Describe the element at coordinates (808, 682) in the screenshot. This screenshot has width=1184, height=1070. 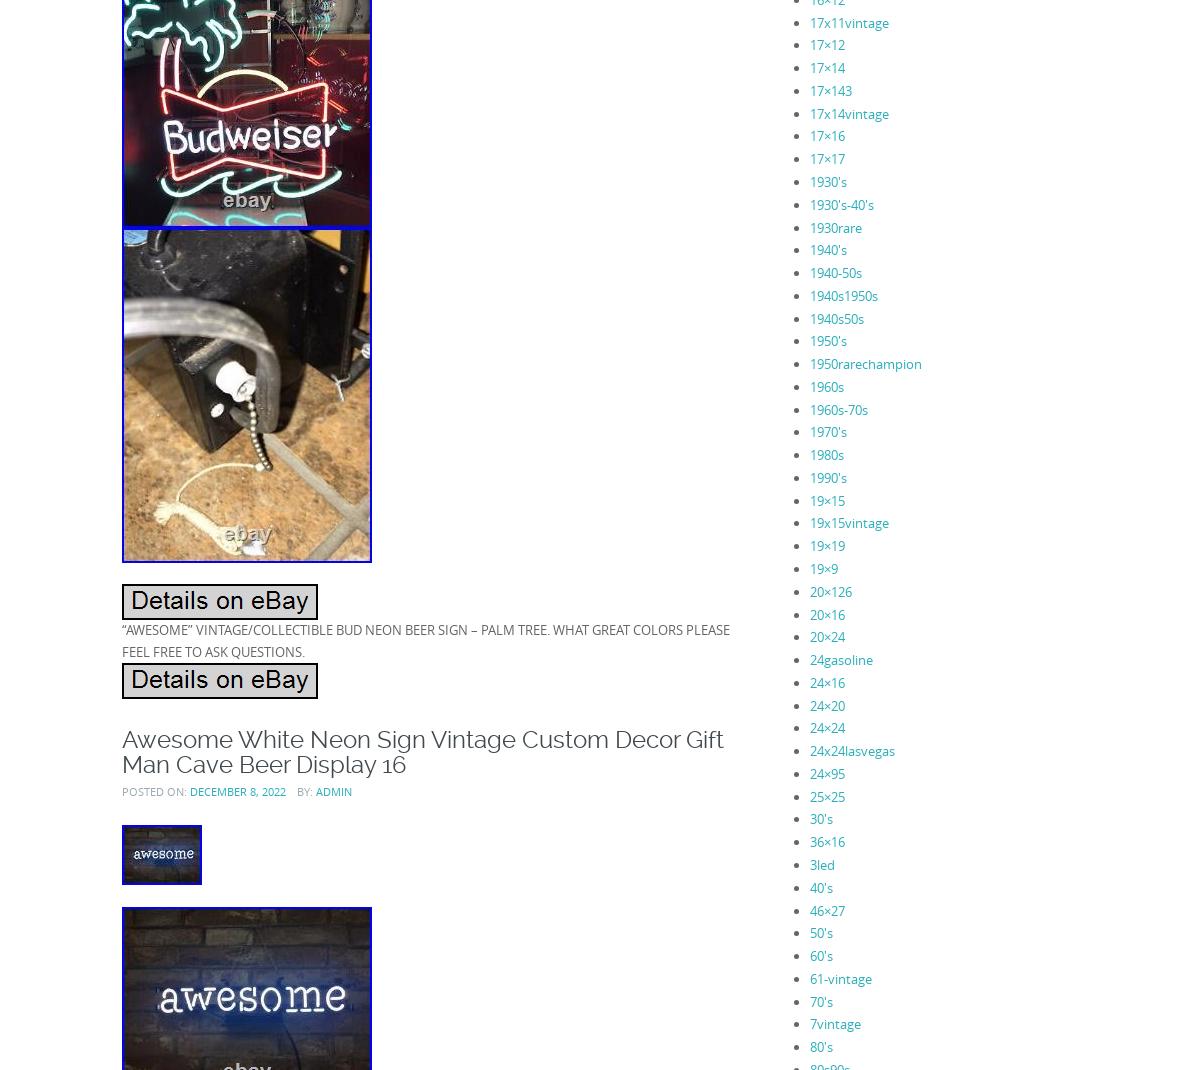
I see `'24×16'` at that location.